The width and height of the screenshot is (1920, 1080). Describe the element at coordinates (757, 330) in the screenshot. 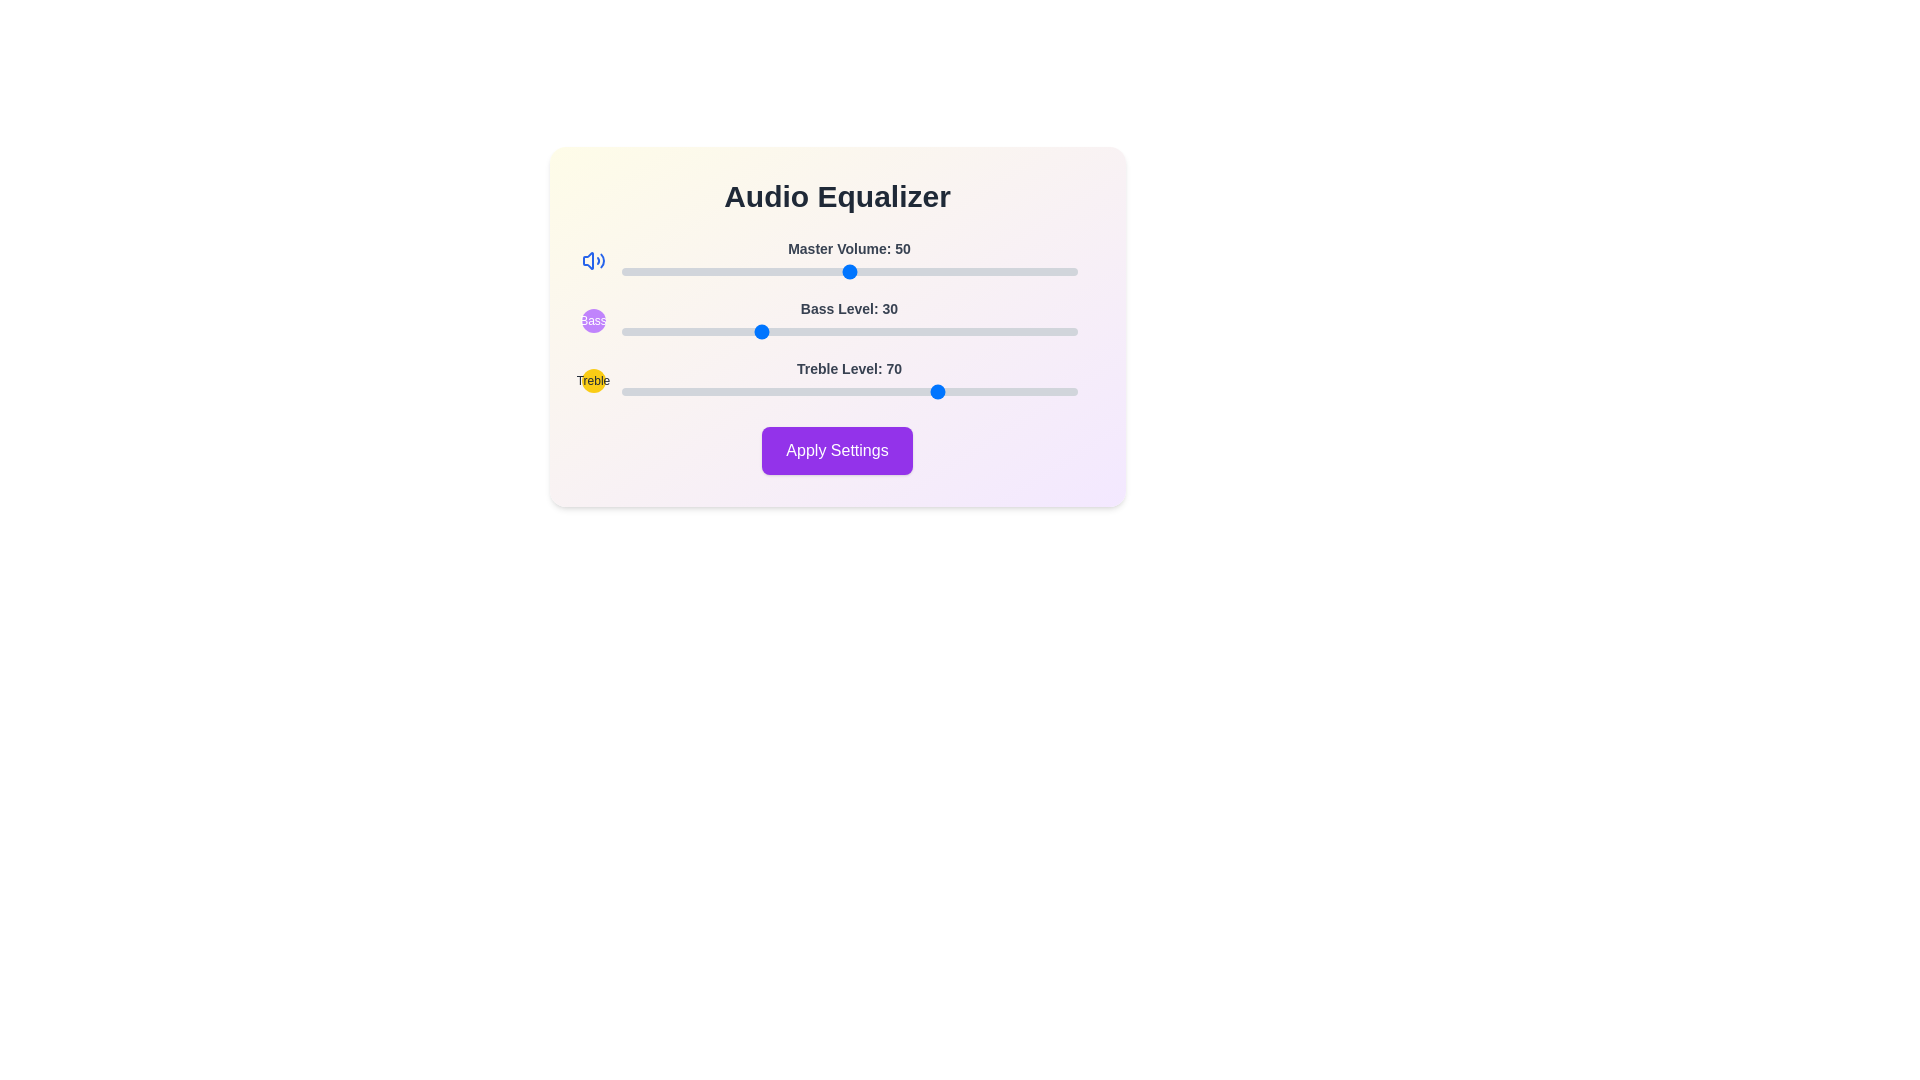

I see `bass level` at that location.